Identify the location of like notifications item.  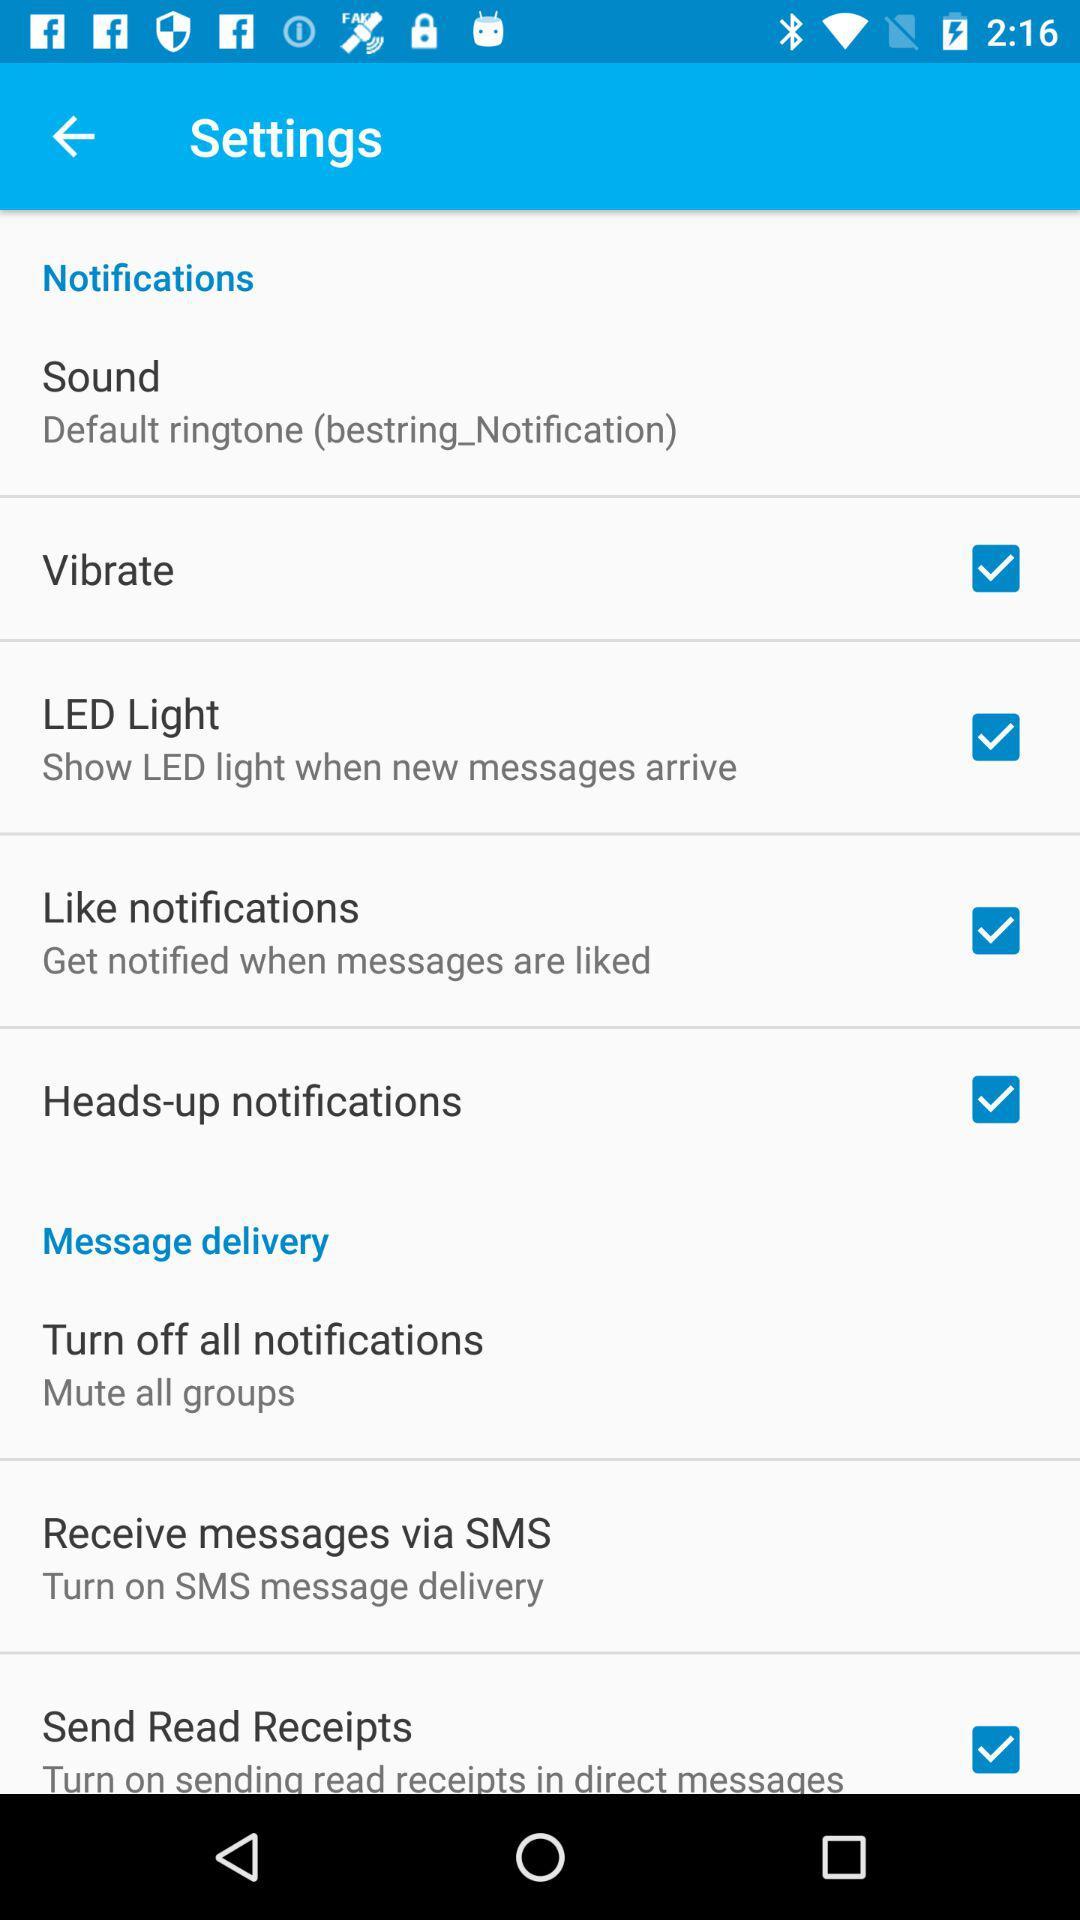
(200, 905).